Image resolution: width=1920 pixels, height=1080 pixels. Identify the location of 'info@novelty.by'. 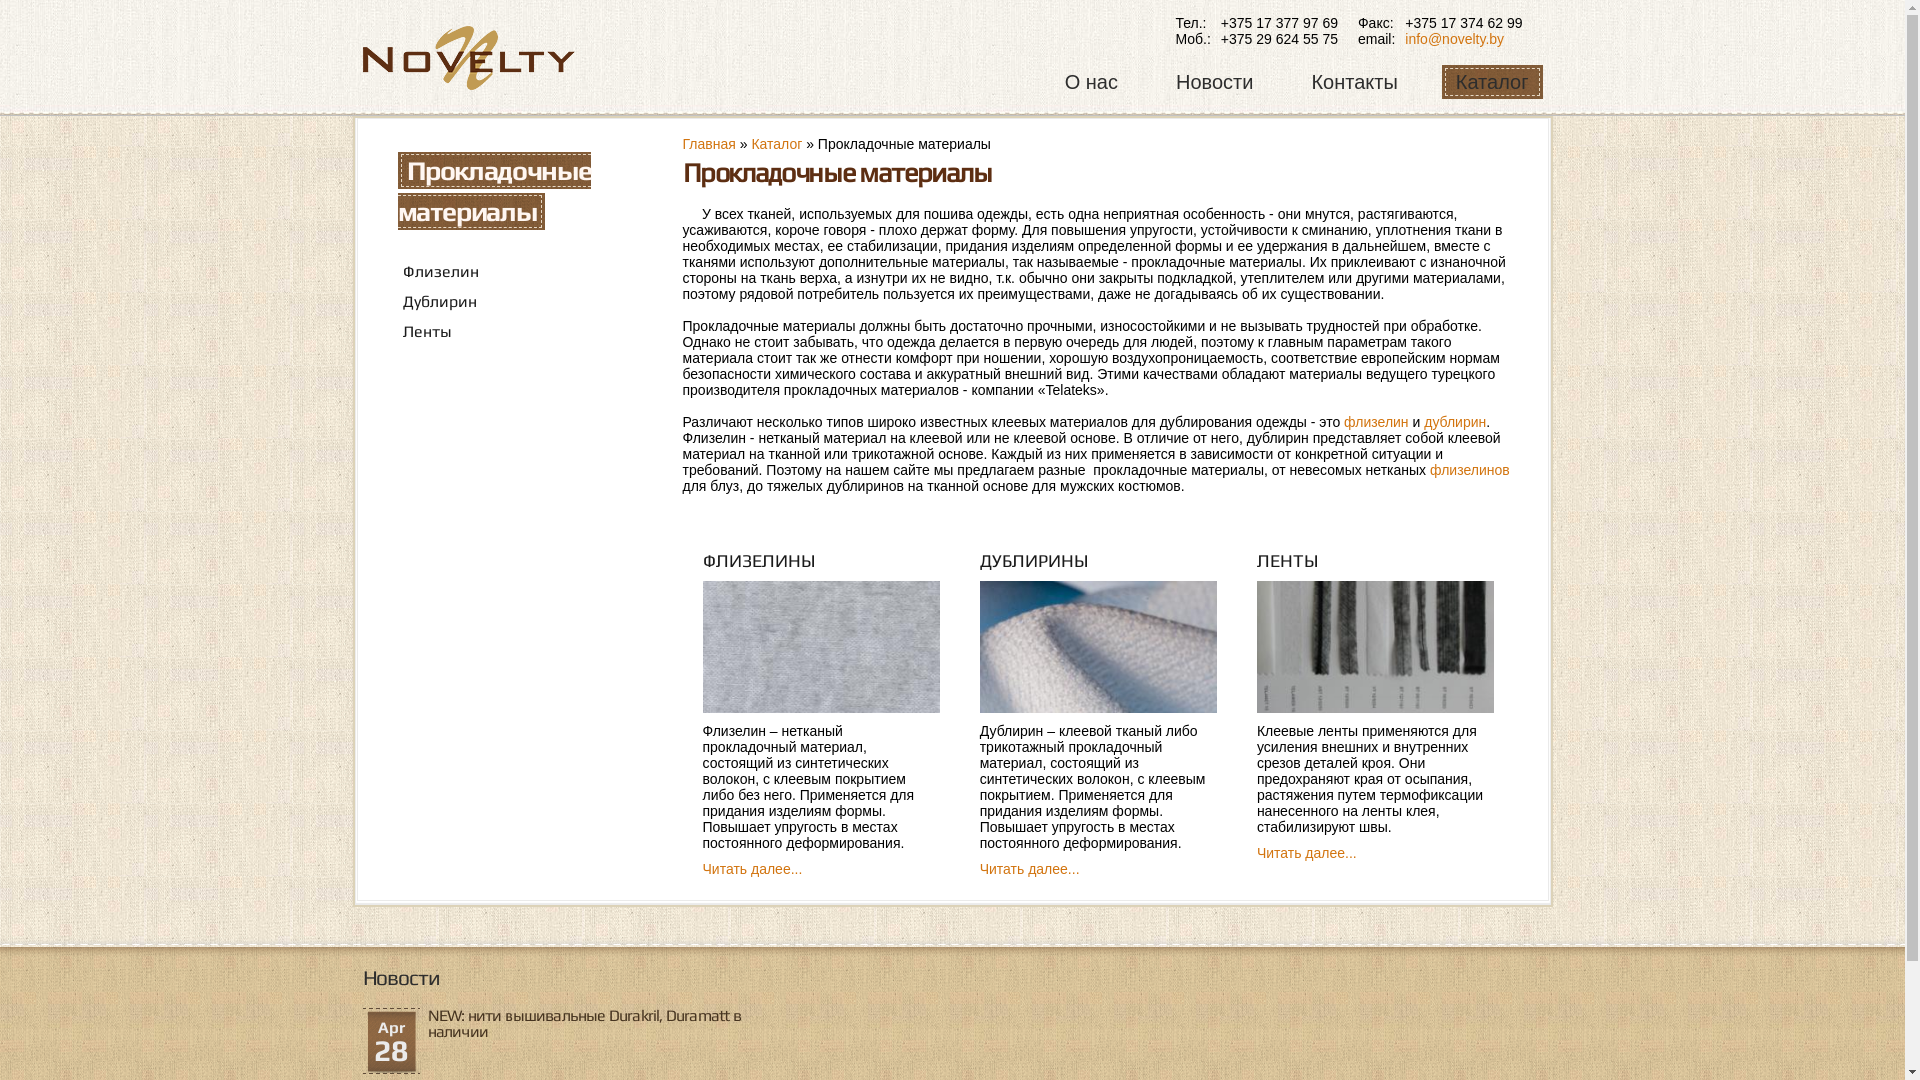
(1454, 38).